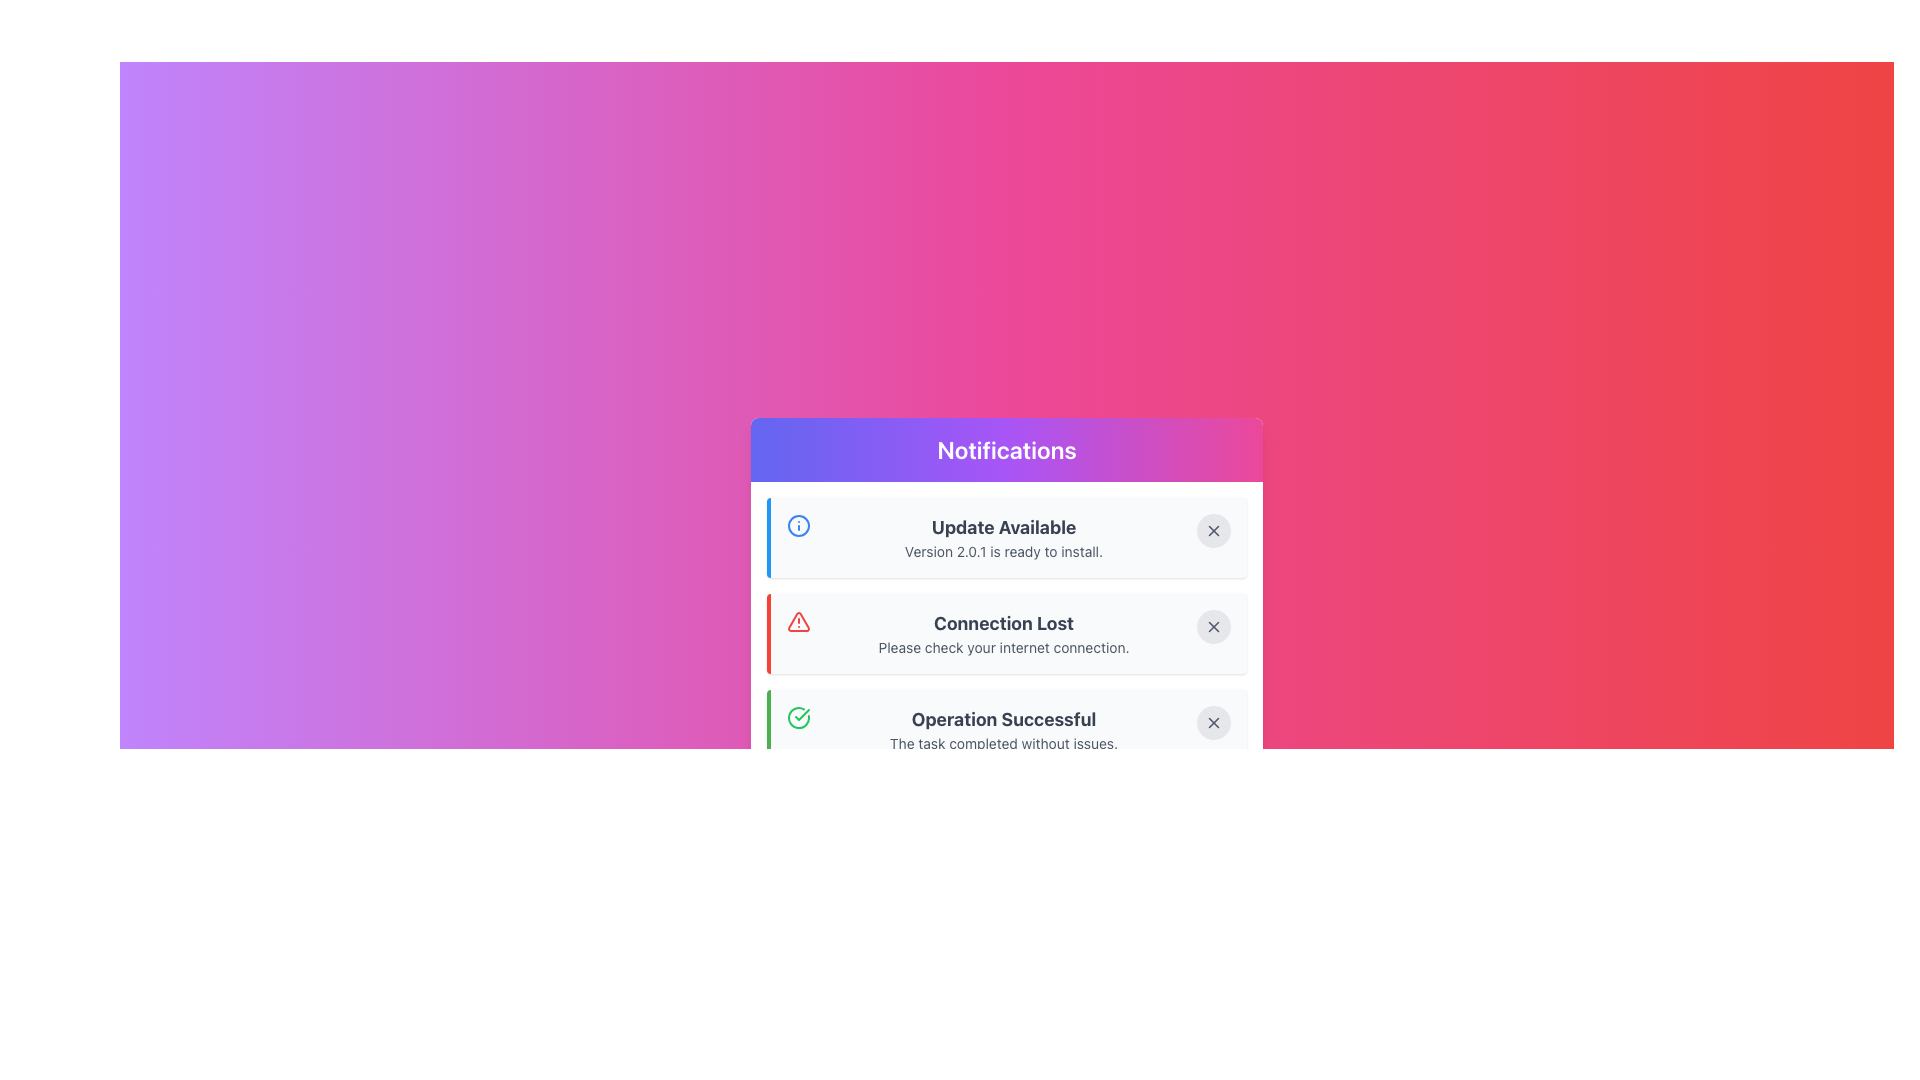 The width and height of the screenshot is (1920, 1080). I want to click on the circular close button with a dark gray 'X' icon located at the top right corner of the 'Operation Successful' notification card, so click(1213, 722).